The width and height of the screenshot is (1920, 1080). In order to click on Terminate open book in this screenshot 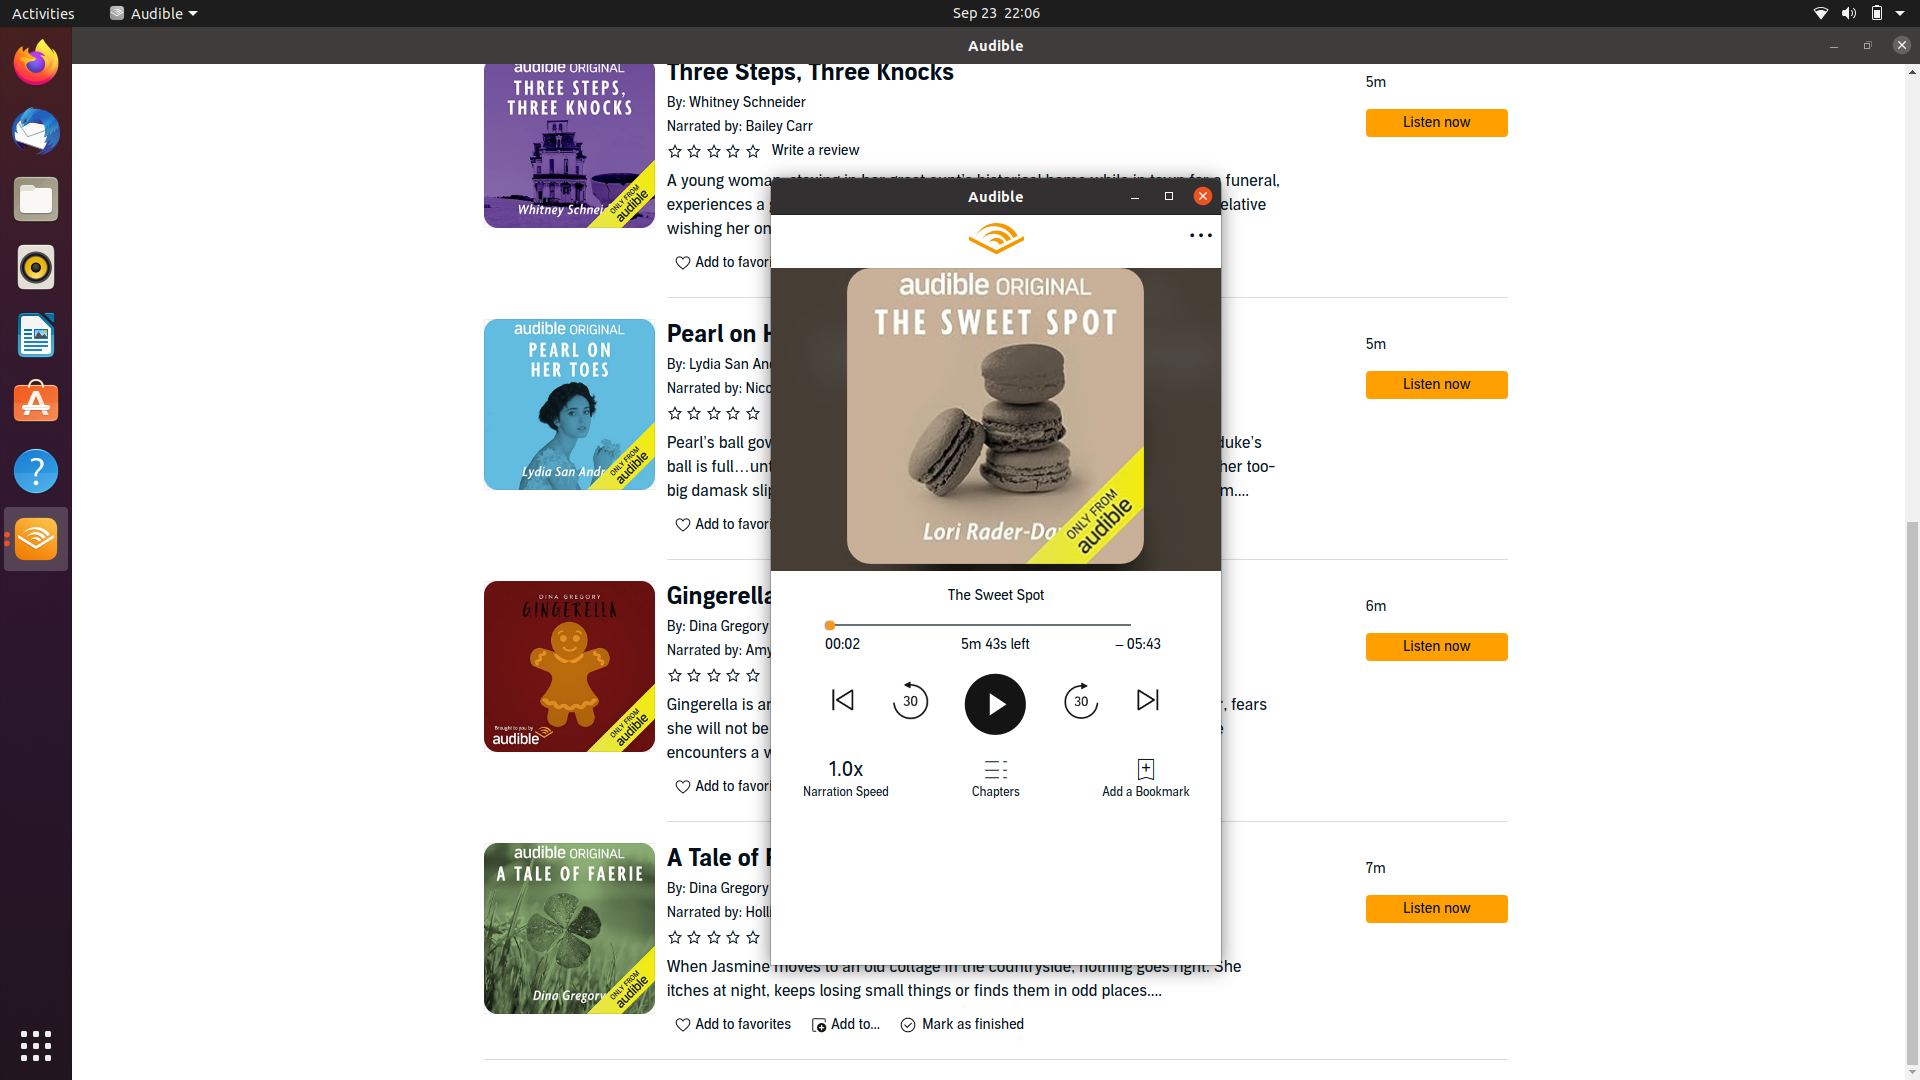, I will do `click(1202, 196)`.